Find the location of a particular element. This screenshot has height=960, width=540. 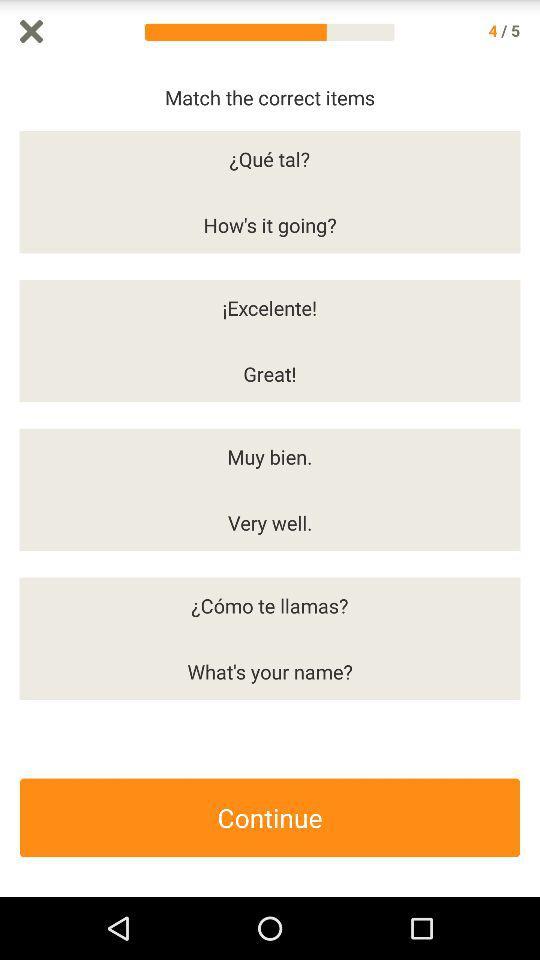

the continue button is located at coordinates (270, 817).